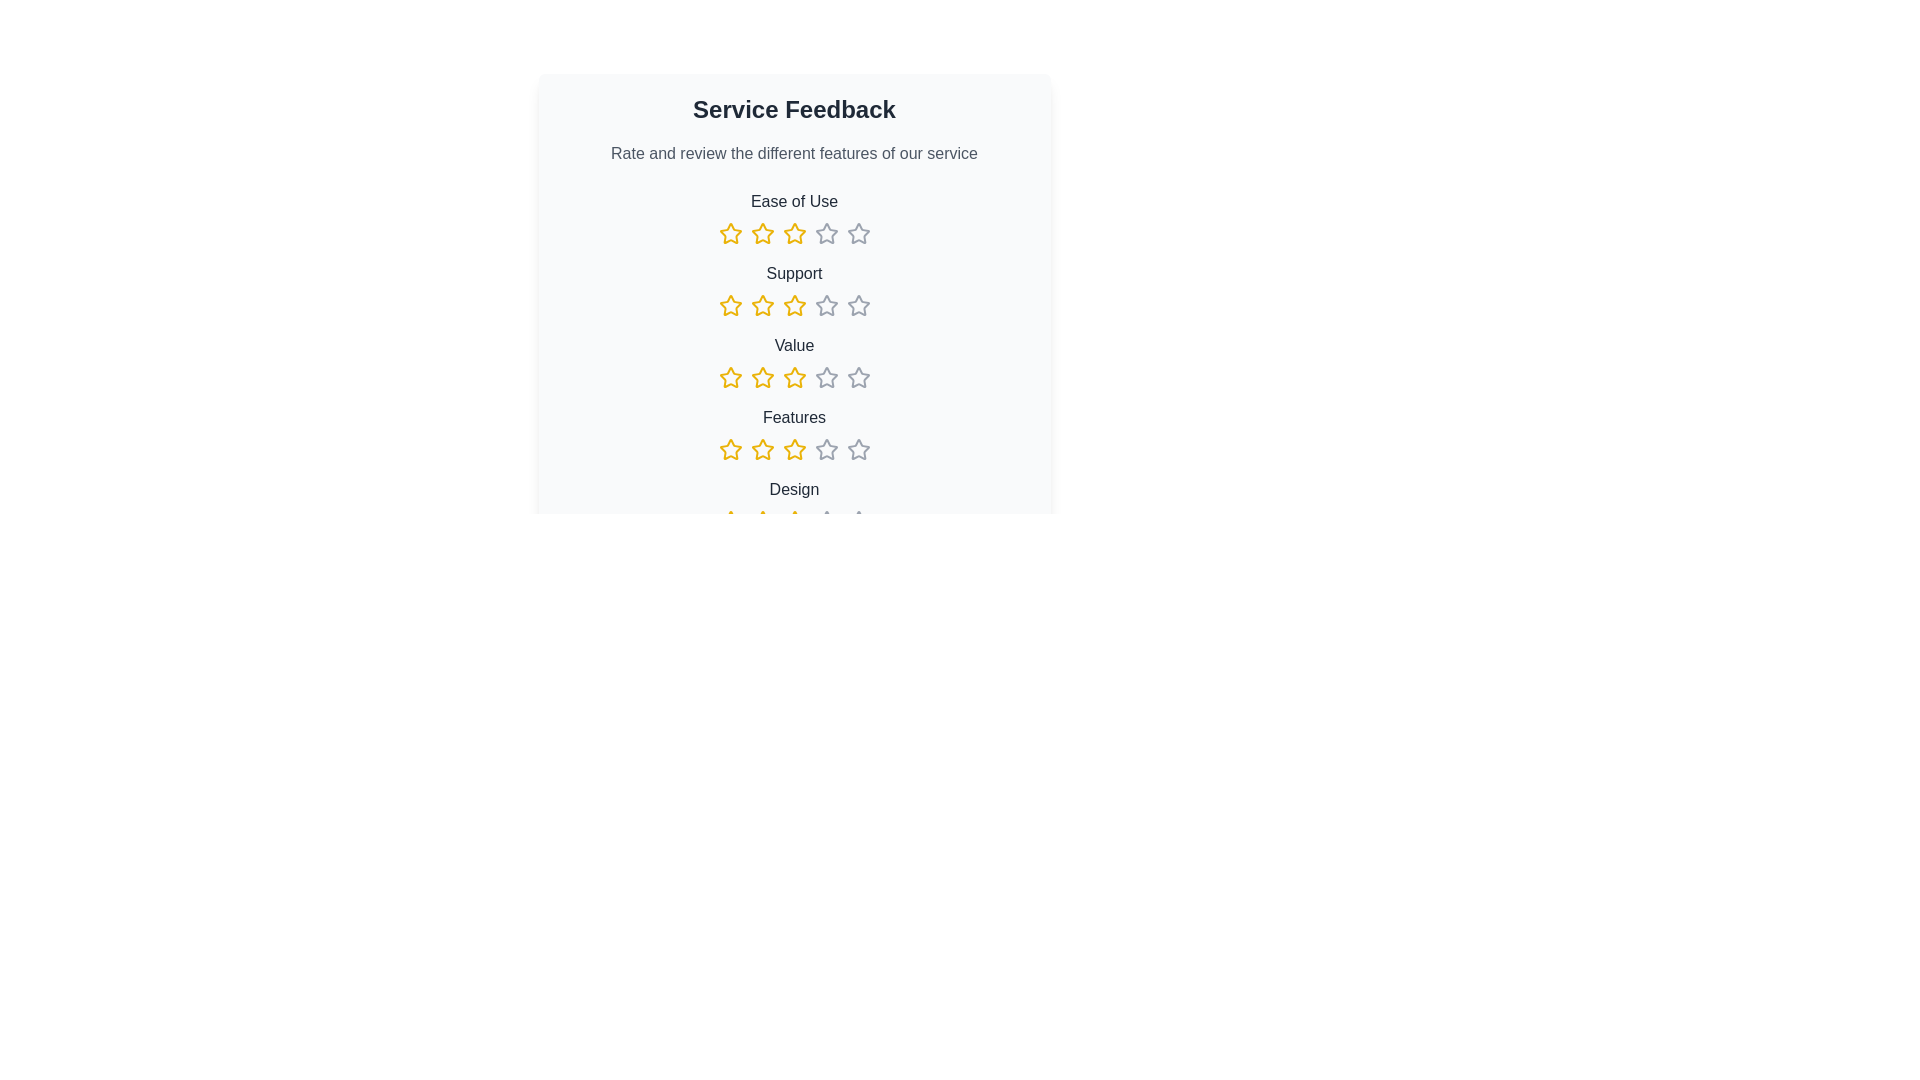  Describe the element at coordinates (761, 305) in the screenshot. I see `the clickable star icon used for ratings located under the 'Support' category` at that location.